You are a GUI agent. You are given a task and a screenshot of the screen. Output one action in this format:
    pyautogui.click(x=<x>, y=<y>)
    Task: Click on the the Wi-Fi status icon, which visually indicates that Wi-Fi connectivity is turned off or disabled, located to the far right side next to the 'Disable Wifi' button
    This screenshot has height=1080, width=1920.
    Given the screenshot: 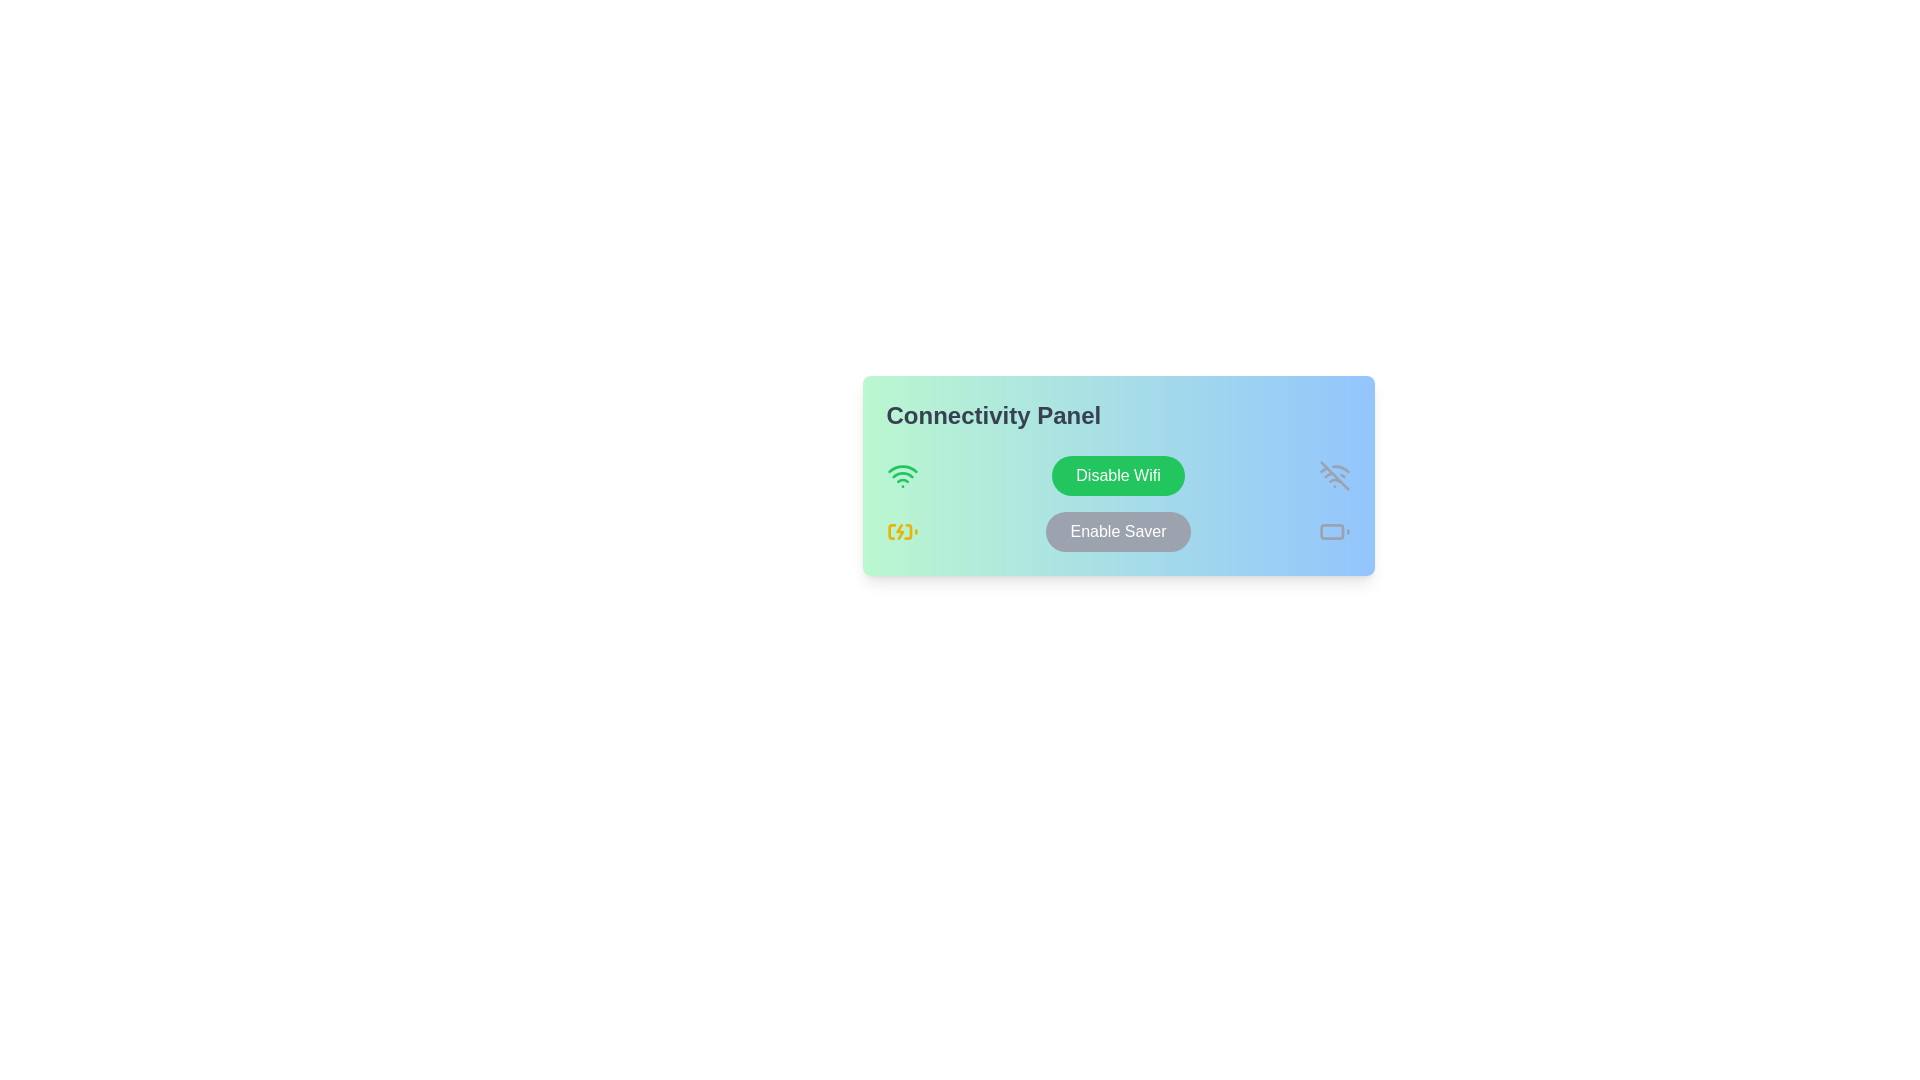 What is the action you would take?
    pyautogui.click(x=1334, y=475)
    